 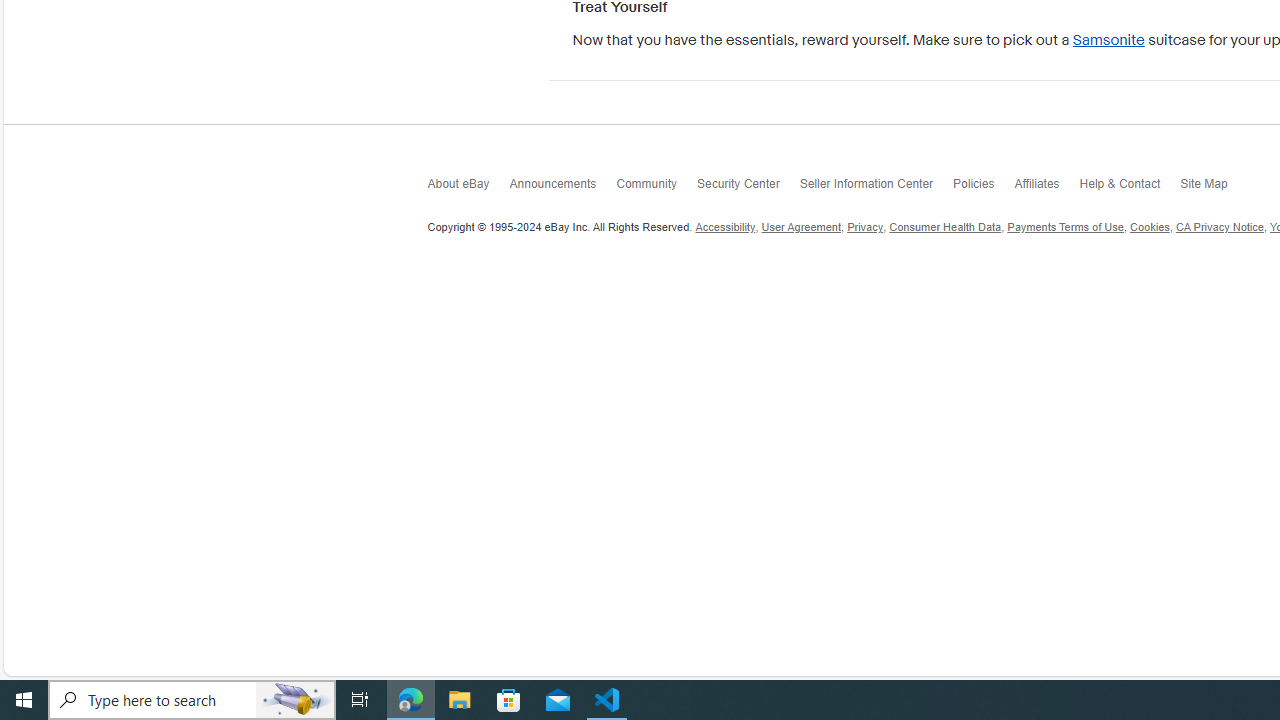 What do you see at coordinates (467, 187) in the screenshot?
I see `'About eBay'` at bounding box center [467, 187].